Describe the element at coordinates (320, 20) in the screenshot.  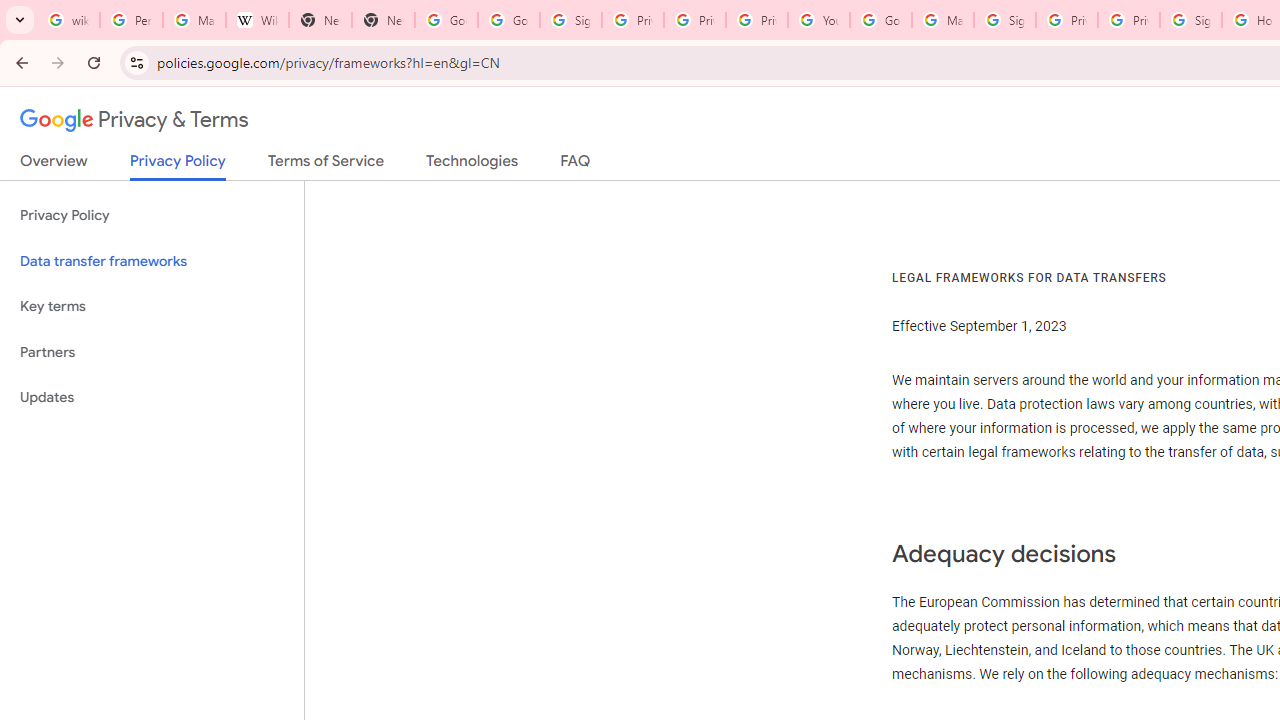
I see `'New Tab'` at that location.